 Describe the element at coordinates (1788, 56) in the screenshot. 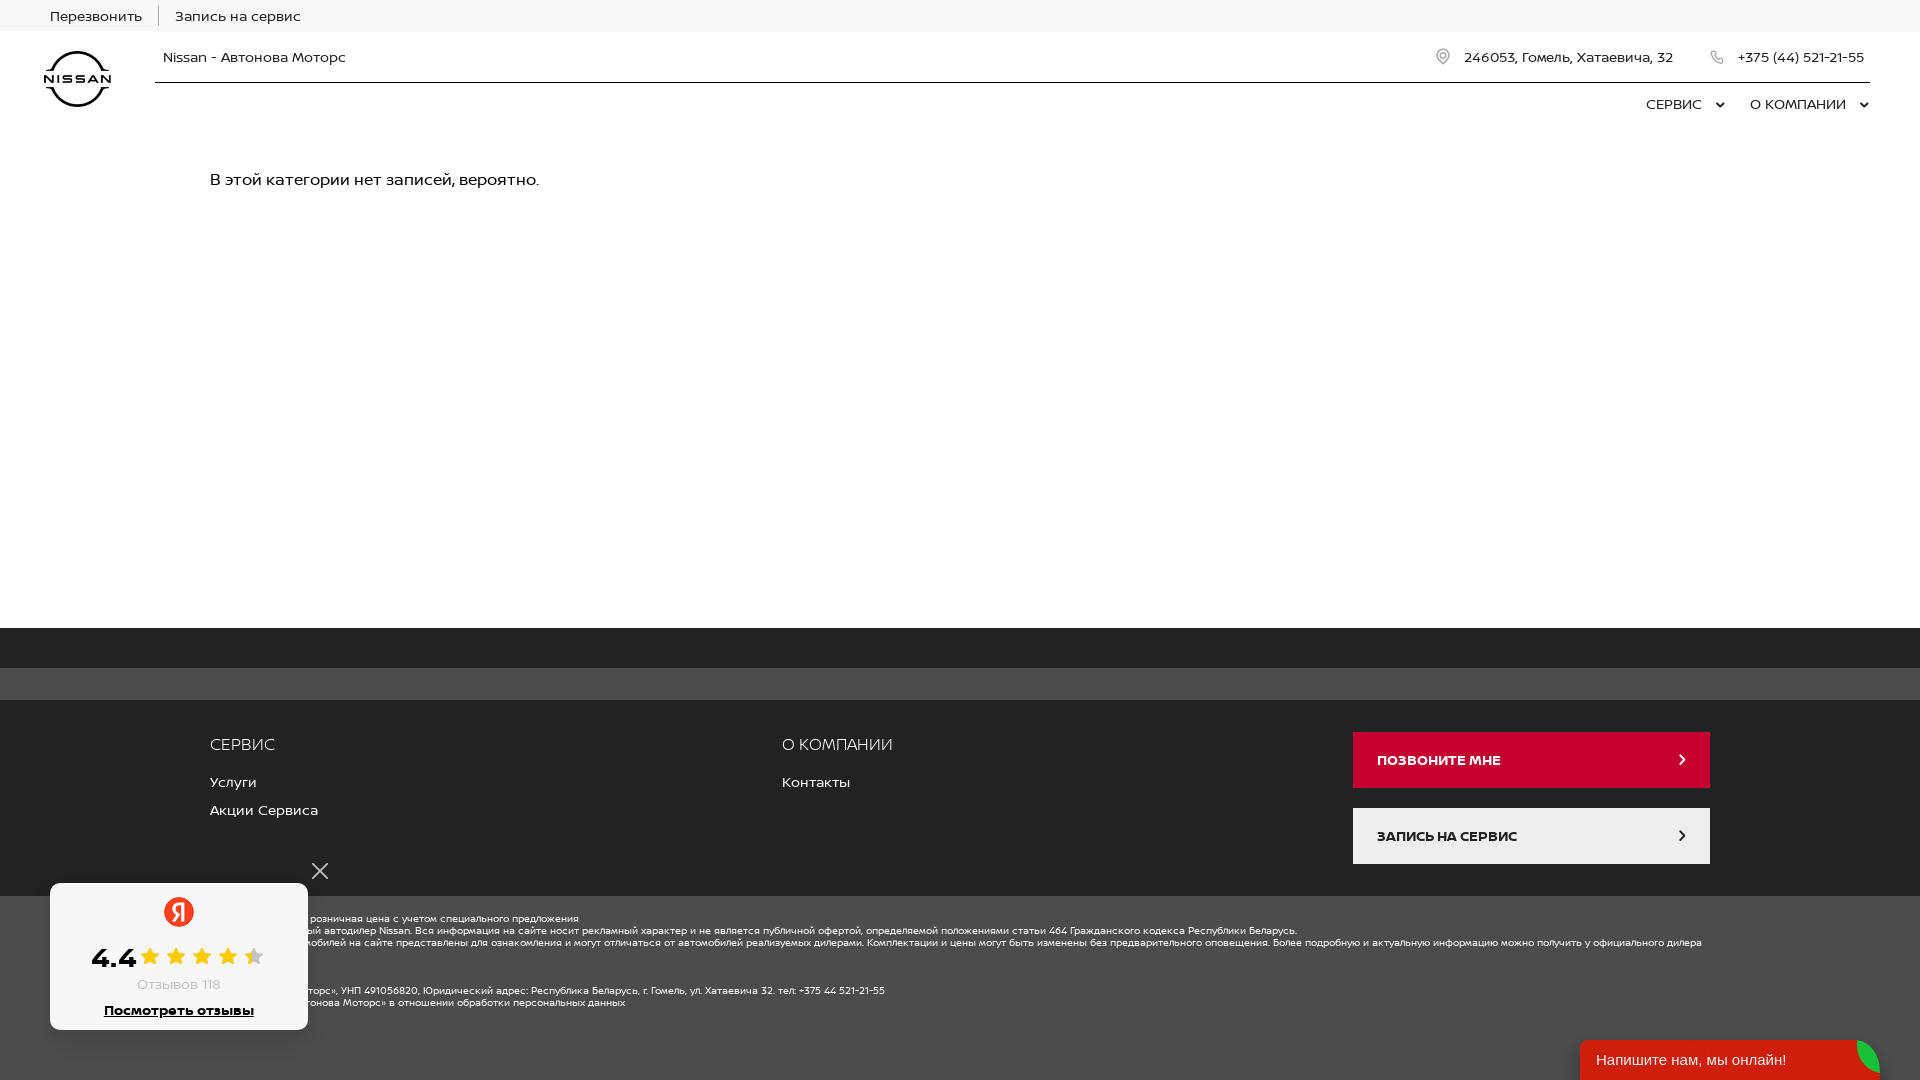

I see `'+375 (44) 521-21-55'` at that location.